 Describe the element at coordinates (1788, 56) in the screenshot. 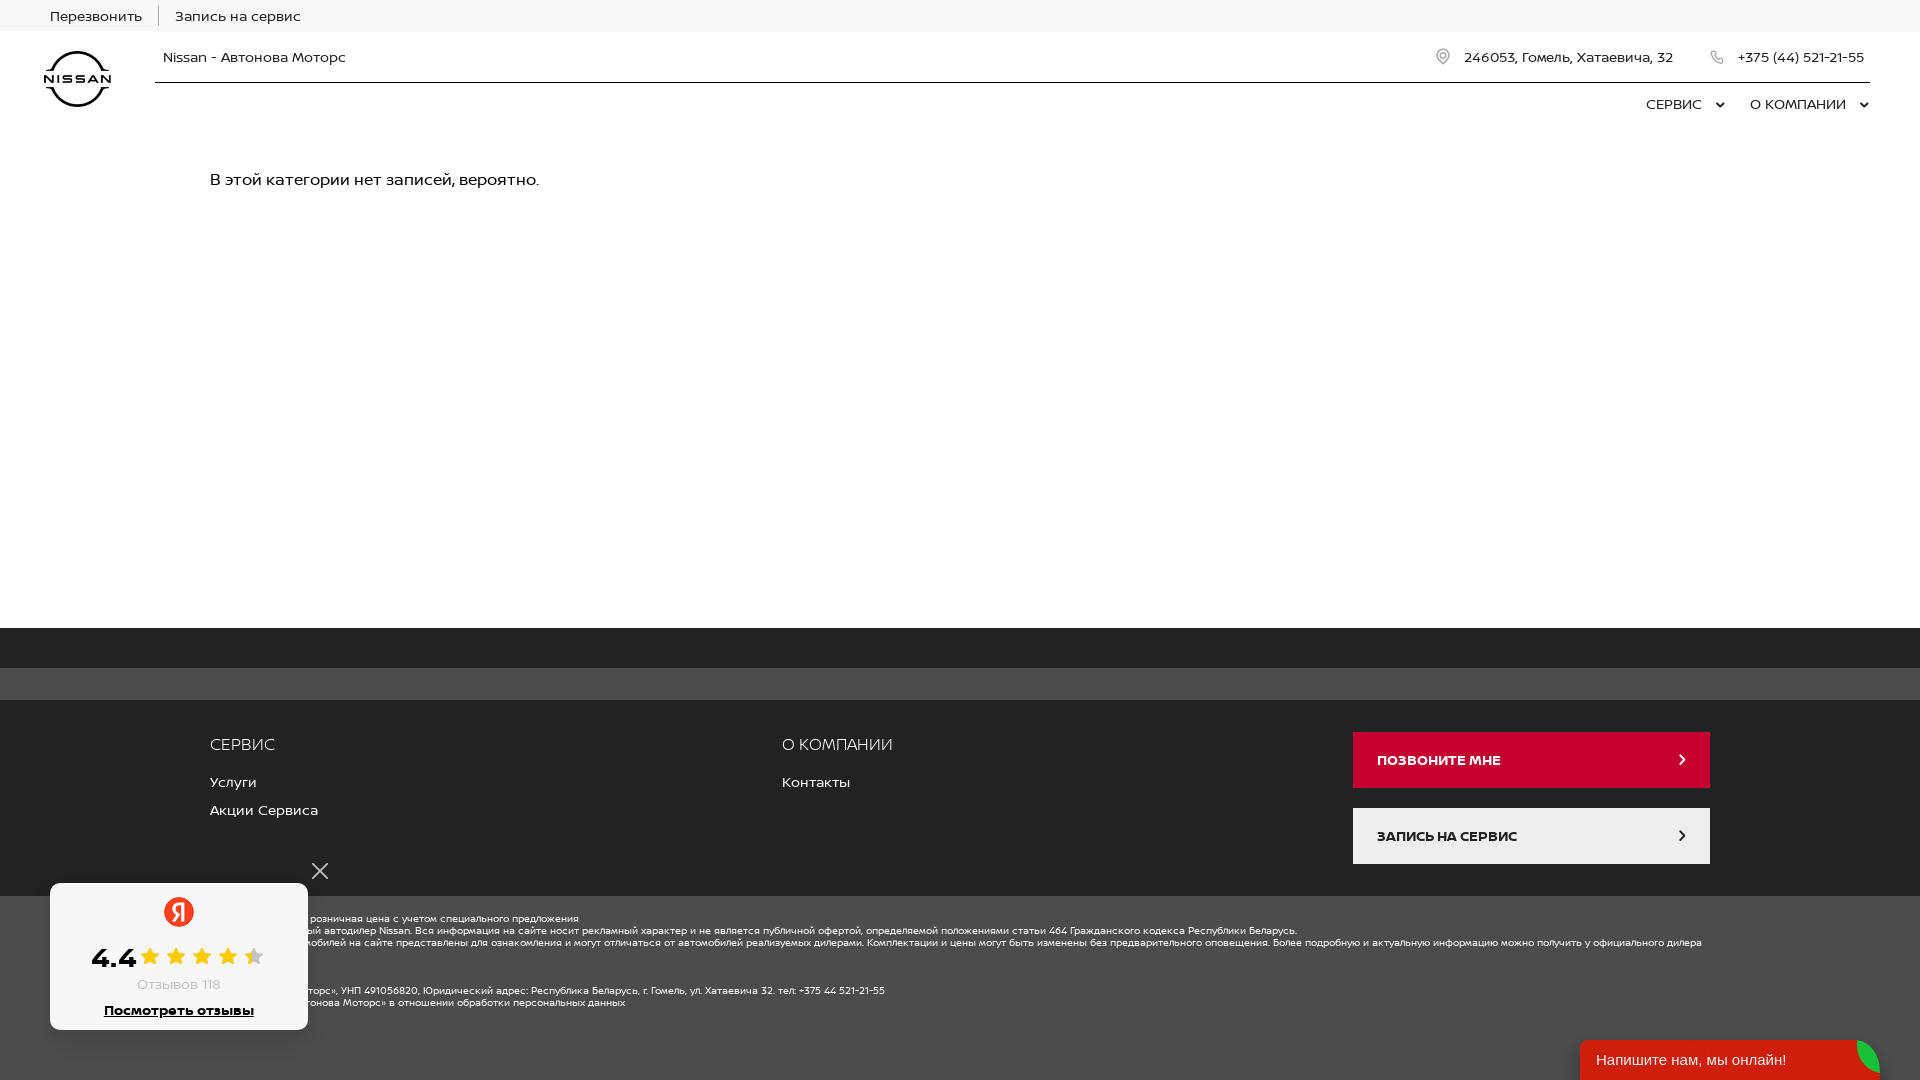

I see `'+375 (44) 521-21-55'` at that location.